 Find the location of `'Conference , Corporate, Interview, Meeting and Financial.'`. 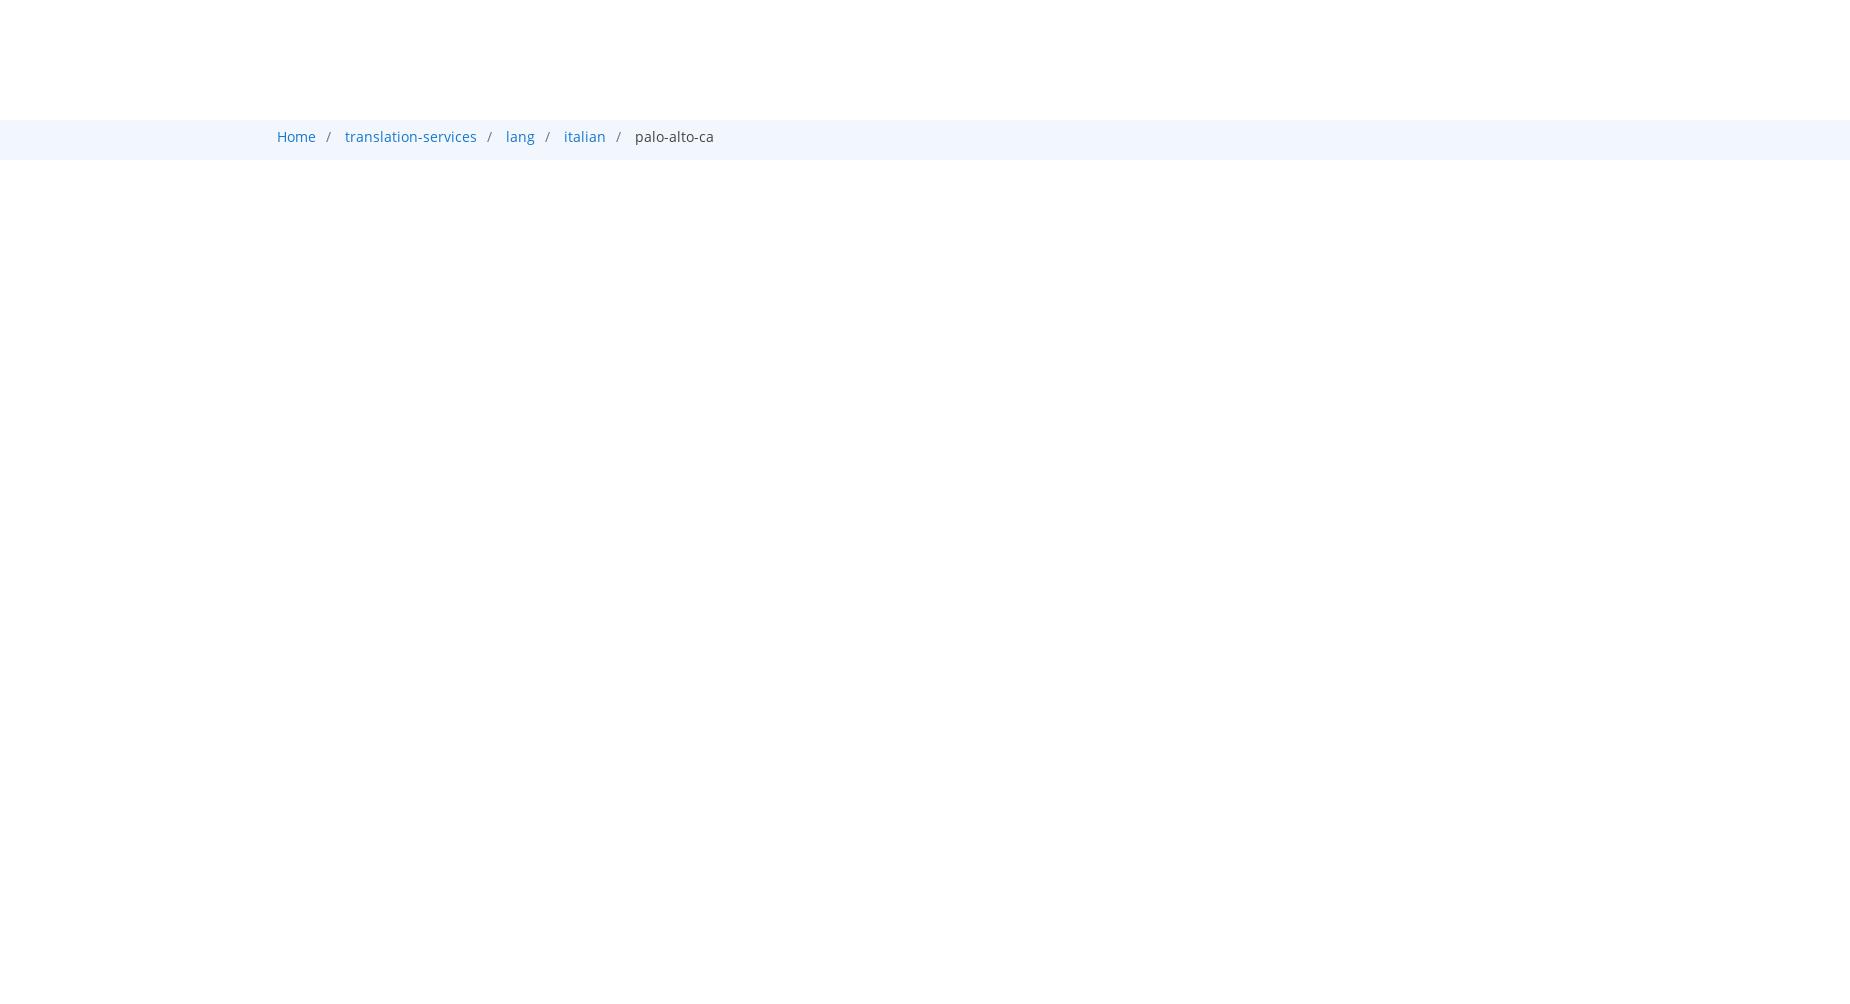

'Conference , Corporate, Interview, Meeting and Financial.' is located at coordinates (500, 439).